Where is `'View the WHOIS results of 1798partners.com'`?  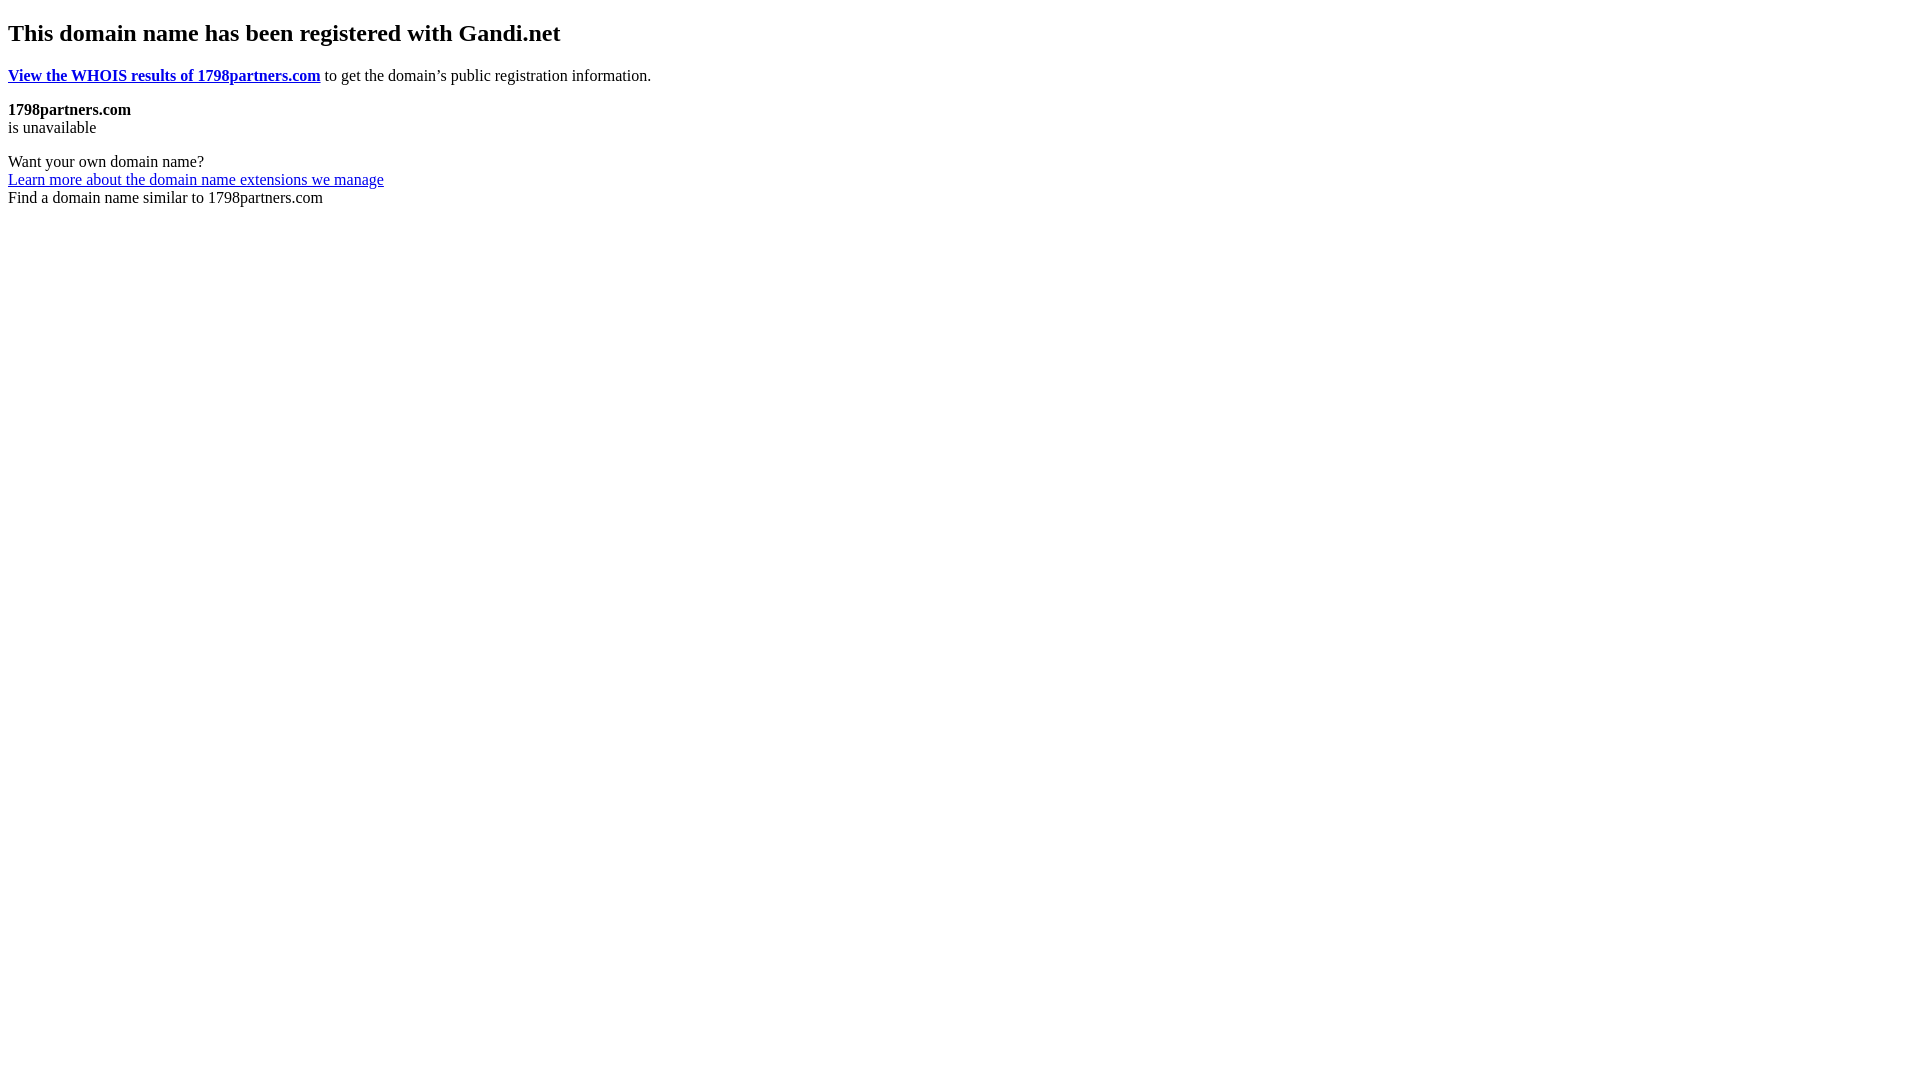
'View the WHOIS results of 1798partners.com' is located at coordinates (164, 74).